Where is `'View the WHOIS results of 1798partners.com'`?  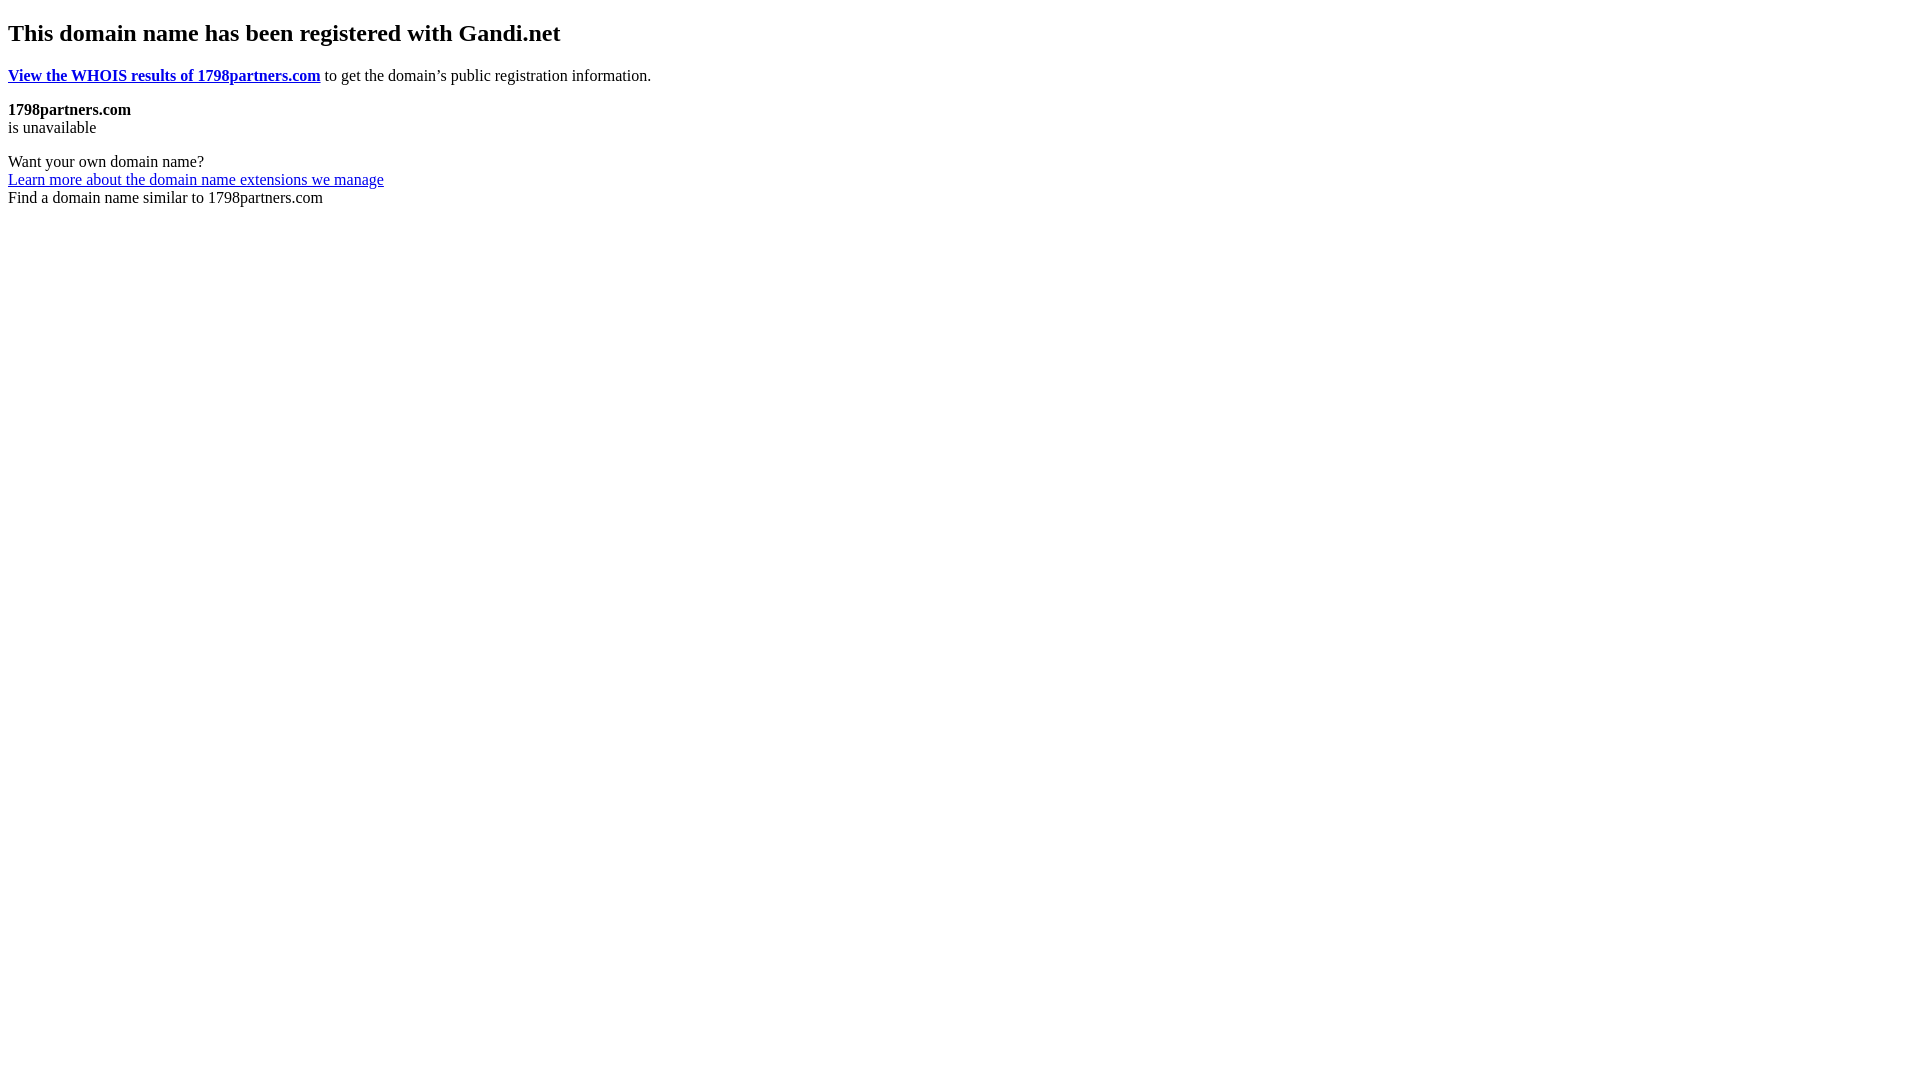
'View the WHOIS results of 1798partners.com' is located at coordinates (164, 74).